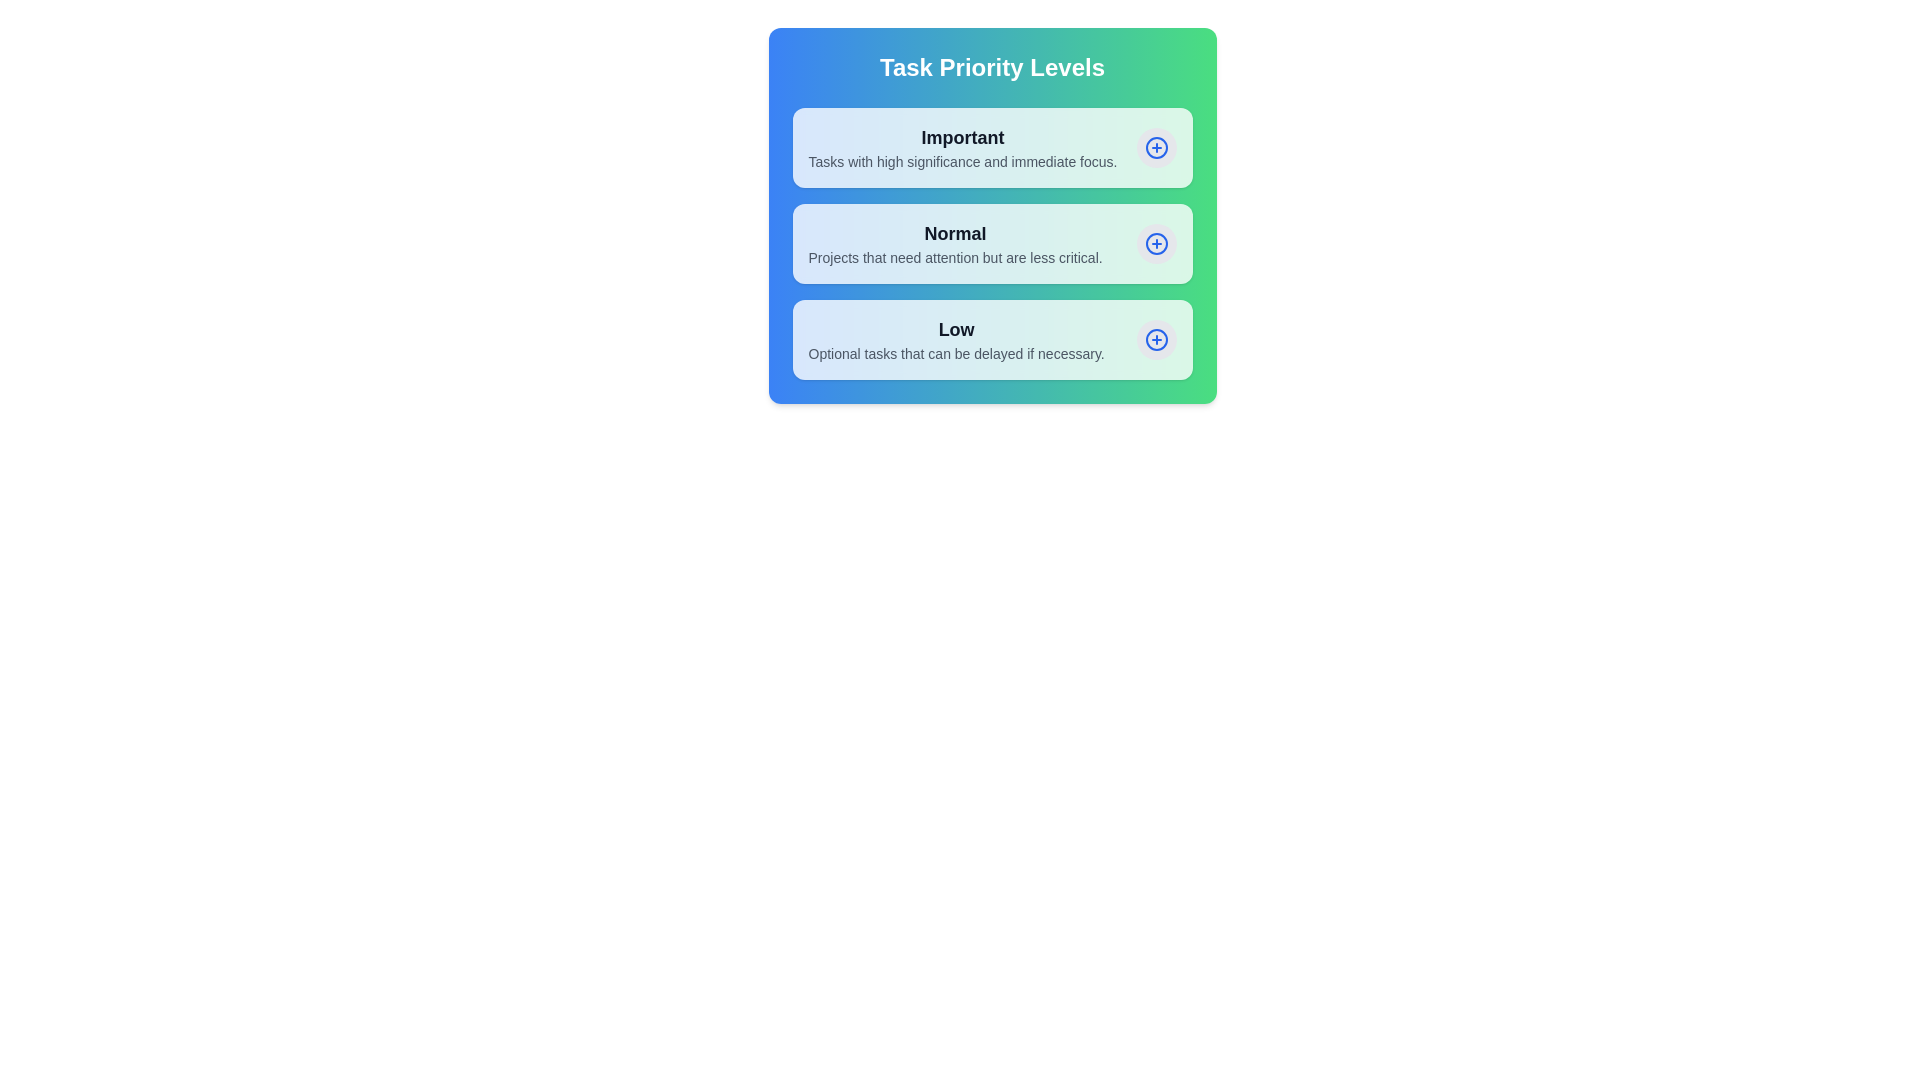 The image size is (1920, 1080). I want to click on descriptive text content of the 'Low' priority category label located in the bottom-most card segment of the 'Task Priority Levels' layout, positioned directly under the bold 'Low' label, so click(955, 353).